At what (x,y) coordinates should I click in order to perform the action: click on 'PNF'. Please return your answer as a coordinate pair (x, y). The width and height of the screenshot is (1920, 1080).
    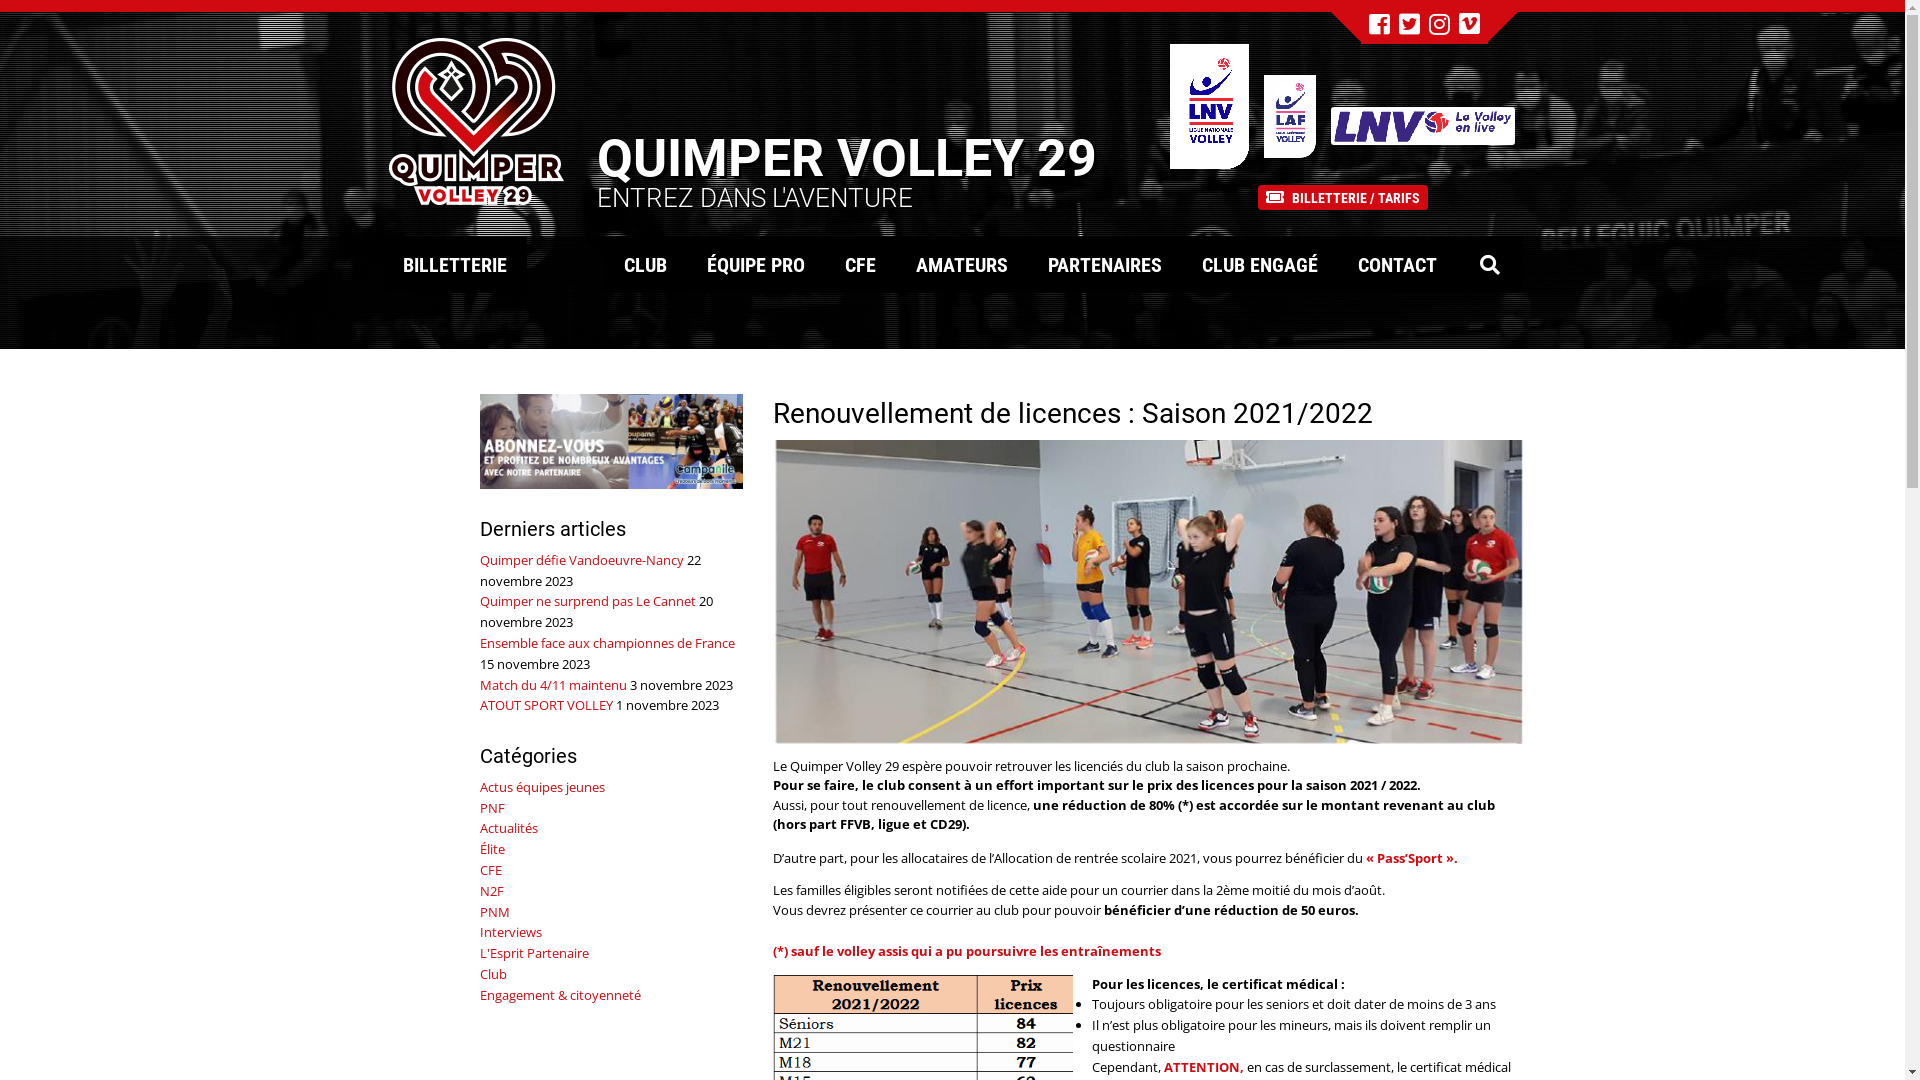
    Looking at the image, I should click on (492, 806).